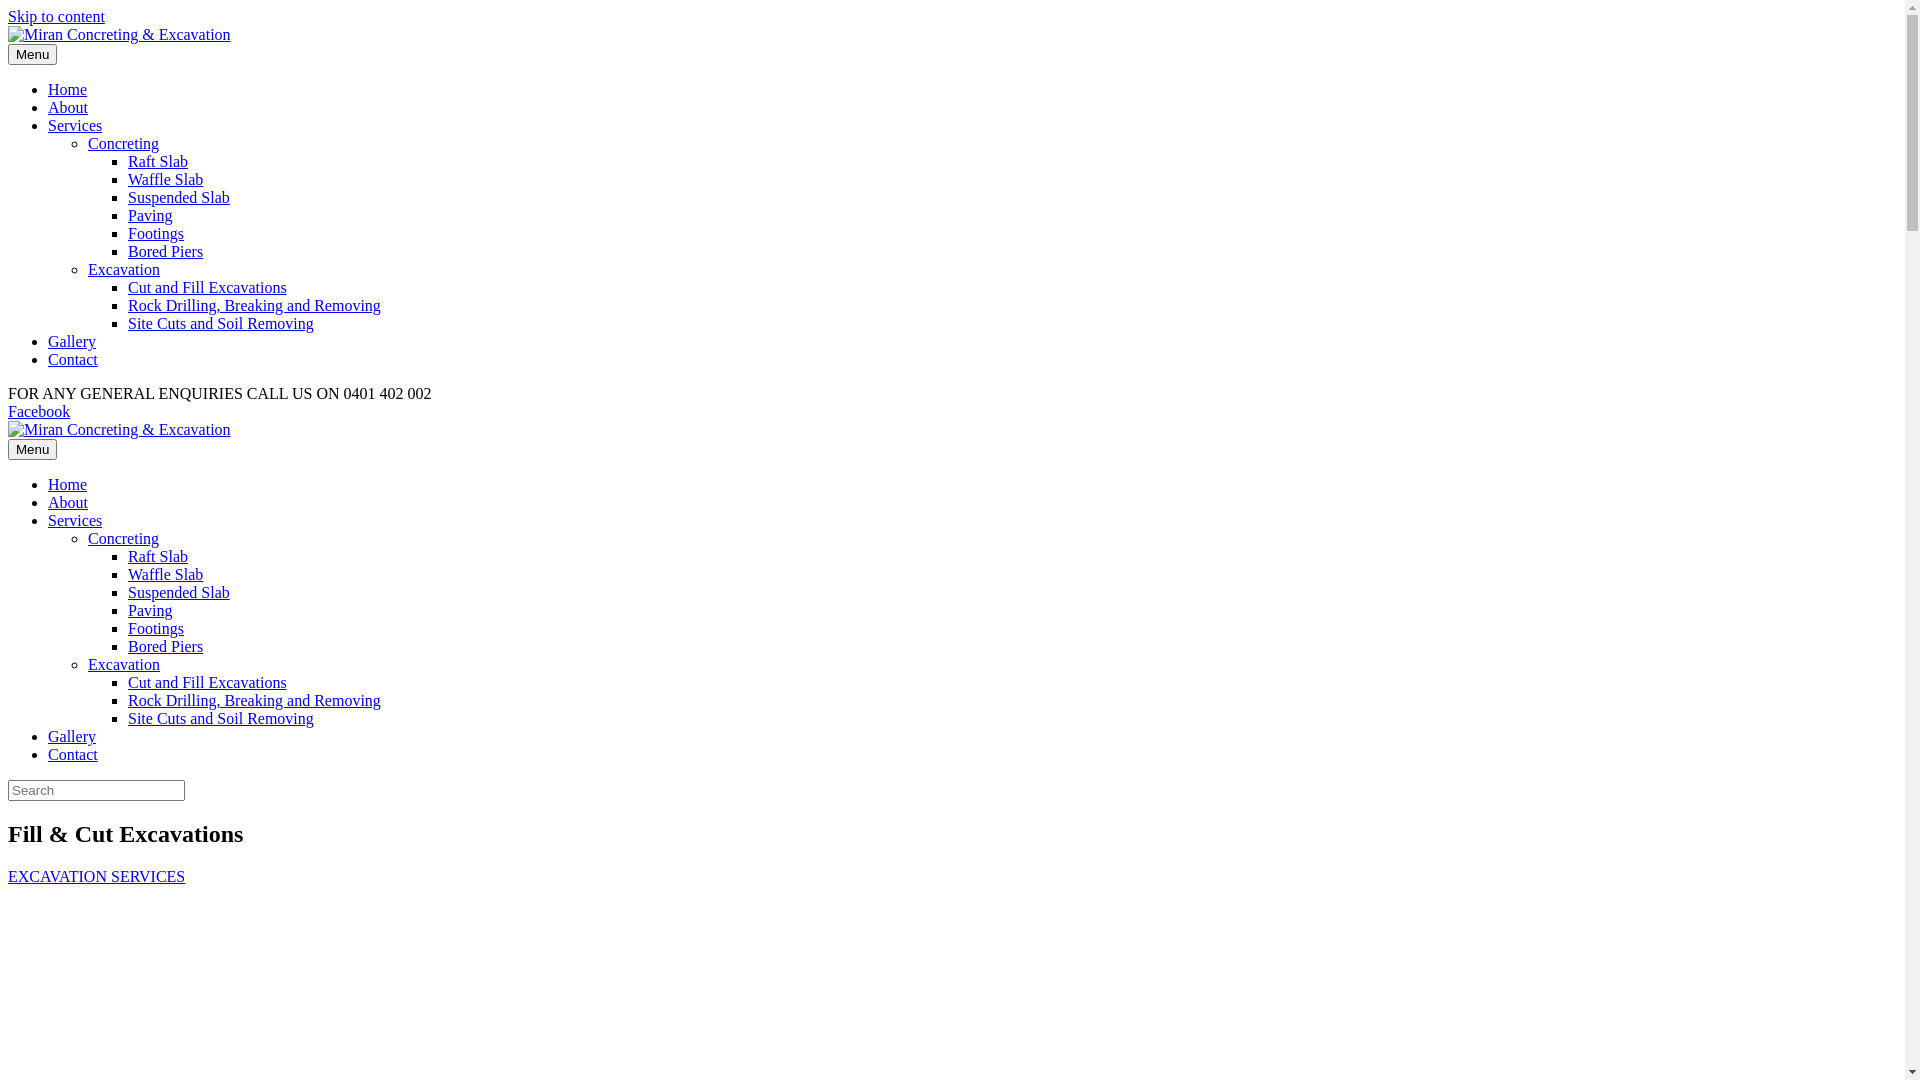 This screenshot has width=1920, height=1080. I want to click on 'Facebook', so click(38, 410).